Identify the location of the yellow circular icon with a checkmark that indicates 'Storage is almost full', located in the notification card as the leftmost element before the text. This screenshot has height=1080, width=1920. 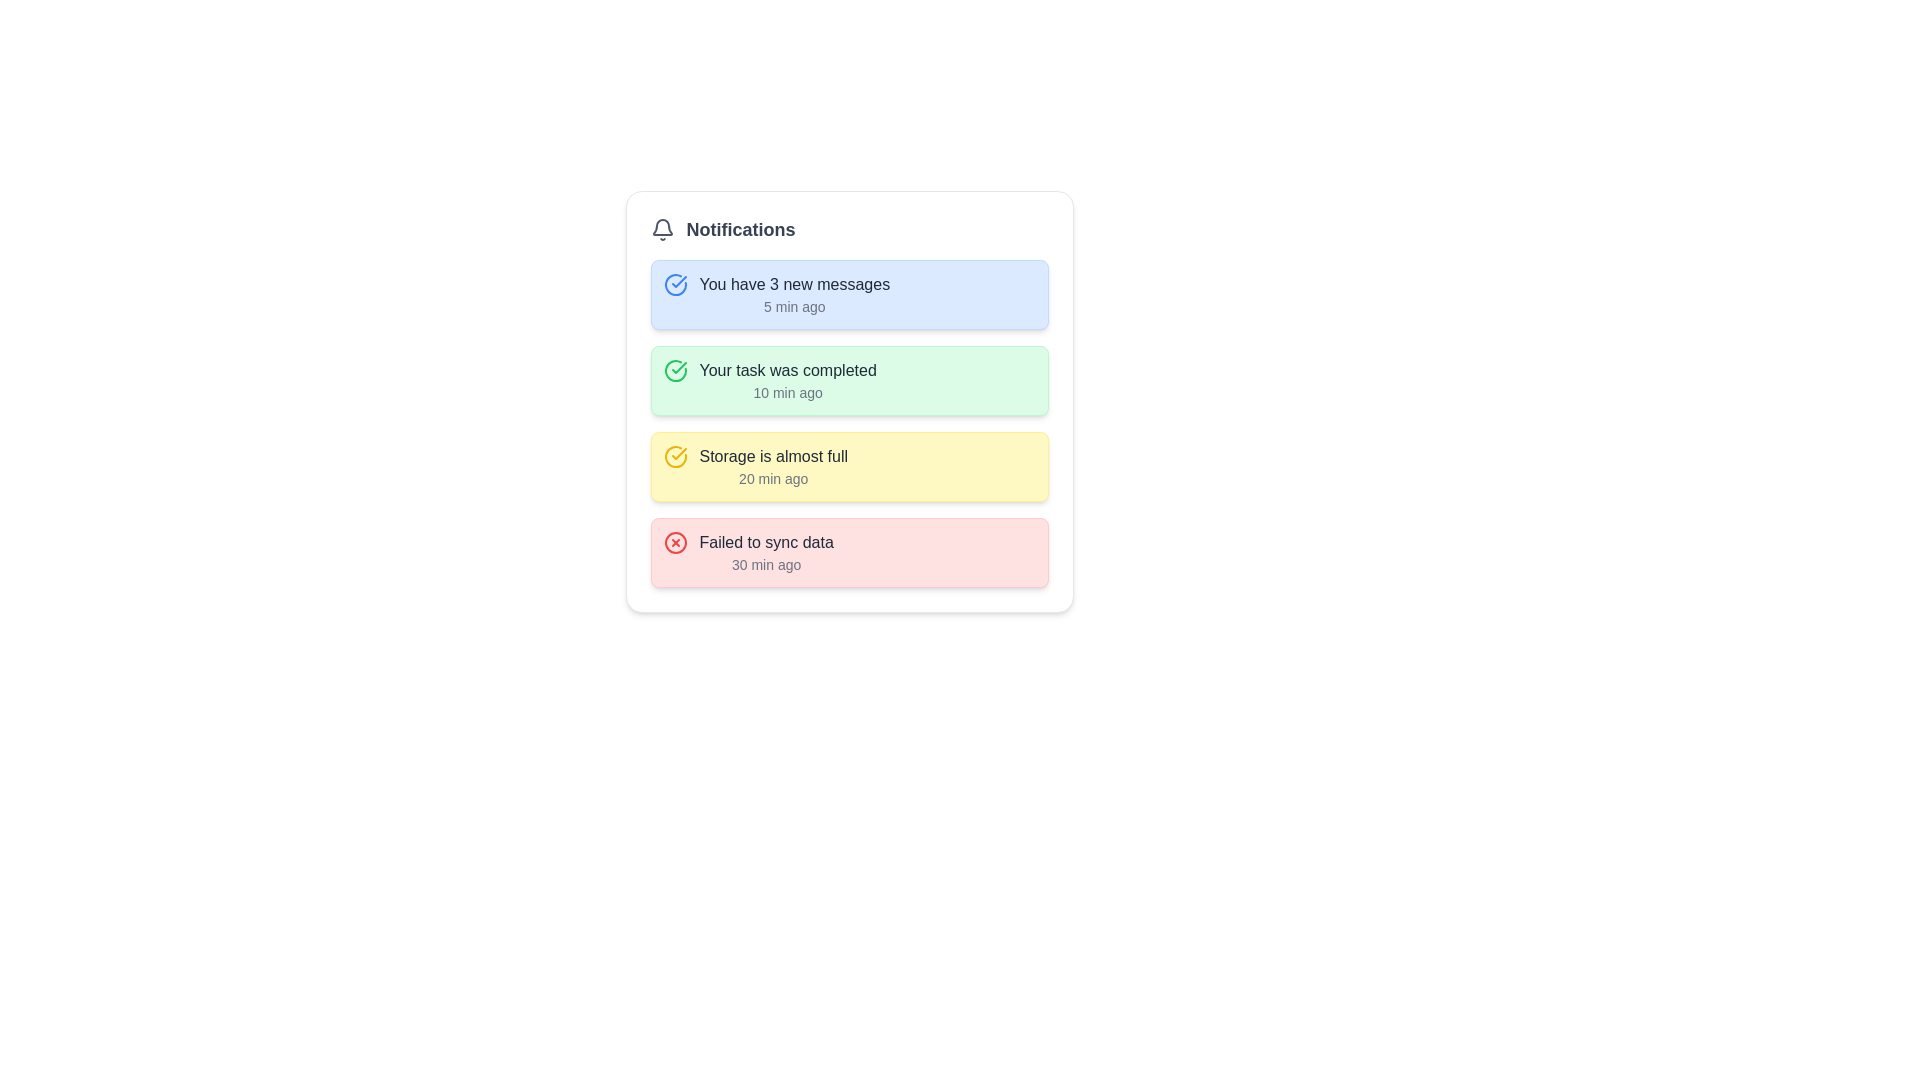
(675, 456).